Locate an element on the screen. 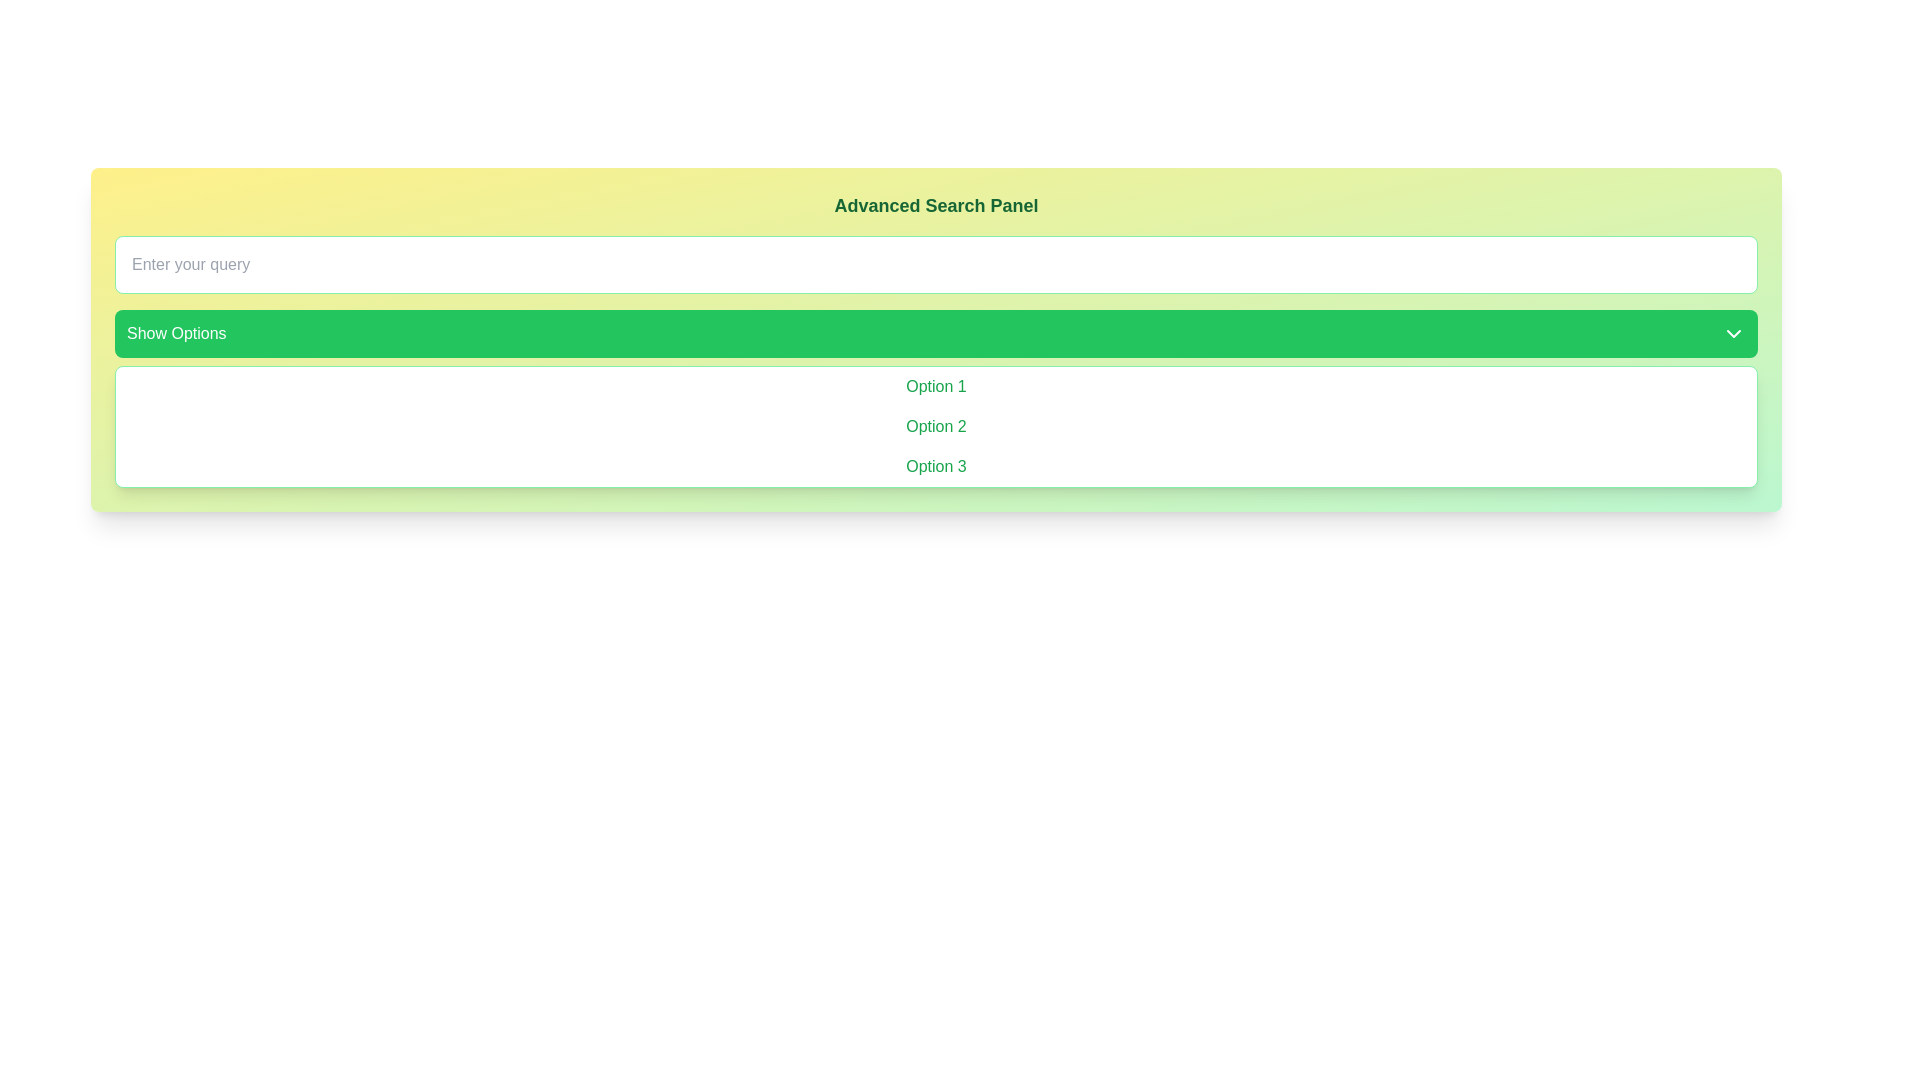  the toggle icon located at the far right of the green button labeled 'Show Options' is located at coordinates (1732, 333).